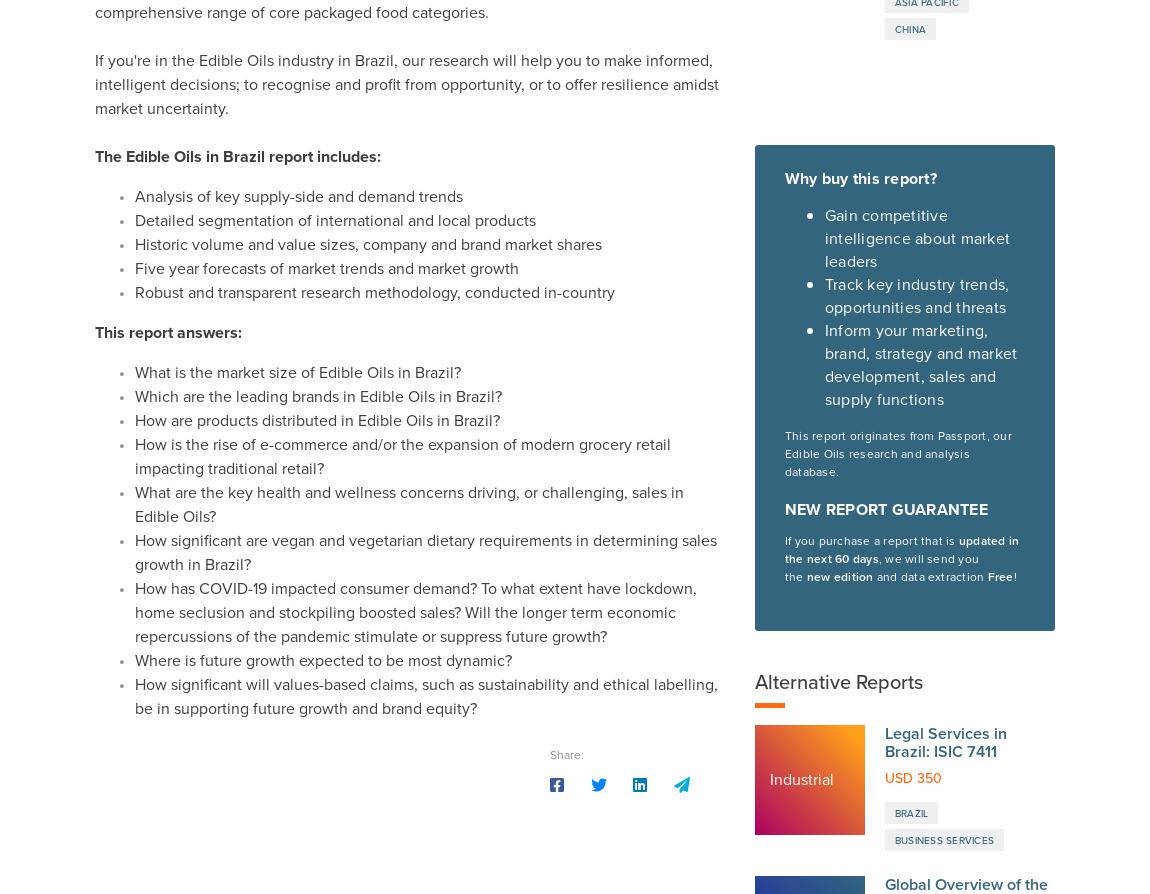  Describe the element at coordinates (931, 808) in the screenshot. I see `'Sign In'` at that location.